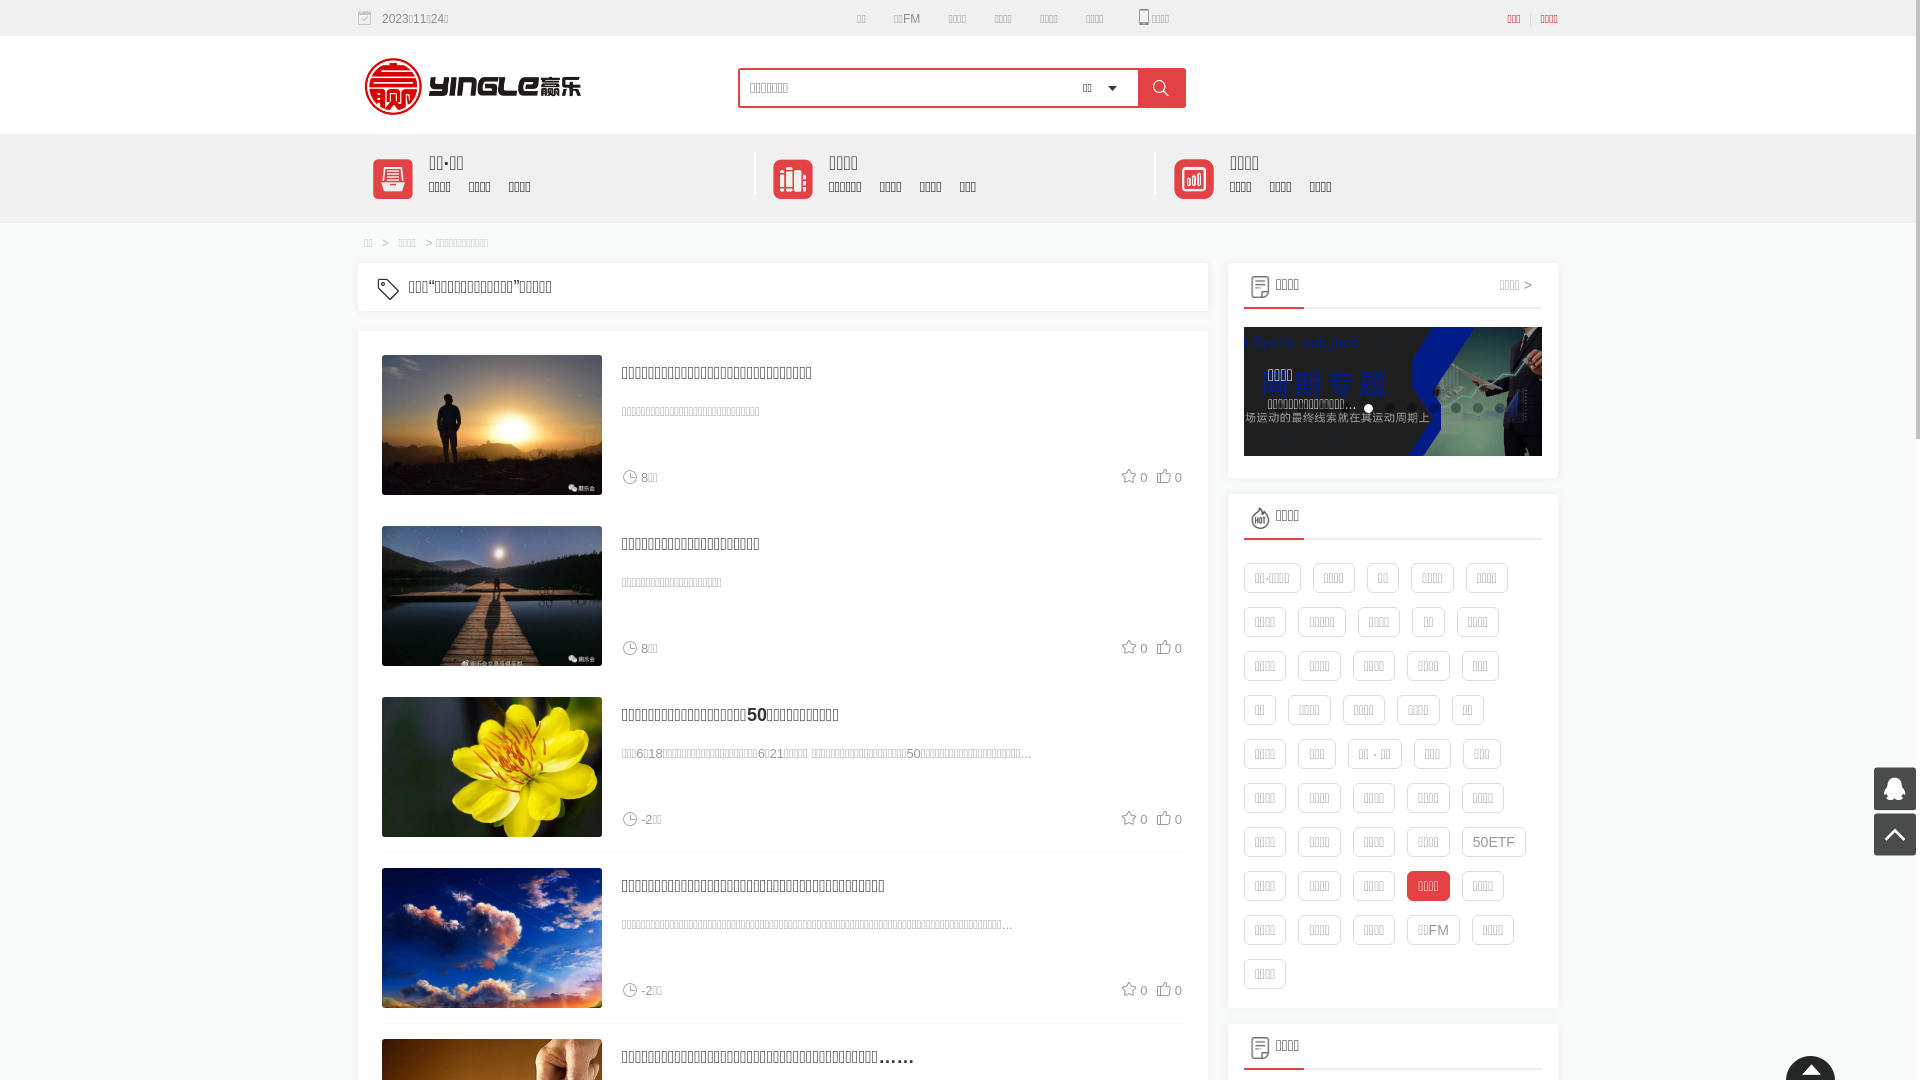  Describe the element at coordinates (1478, 407) in the screenshot. I see `'10'` at that location.